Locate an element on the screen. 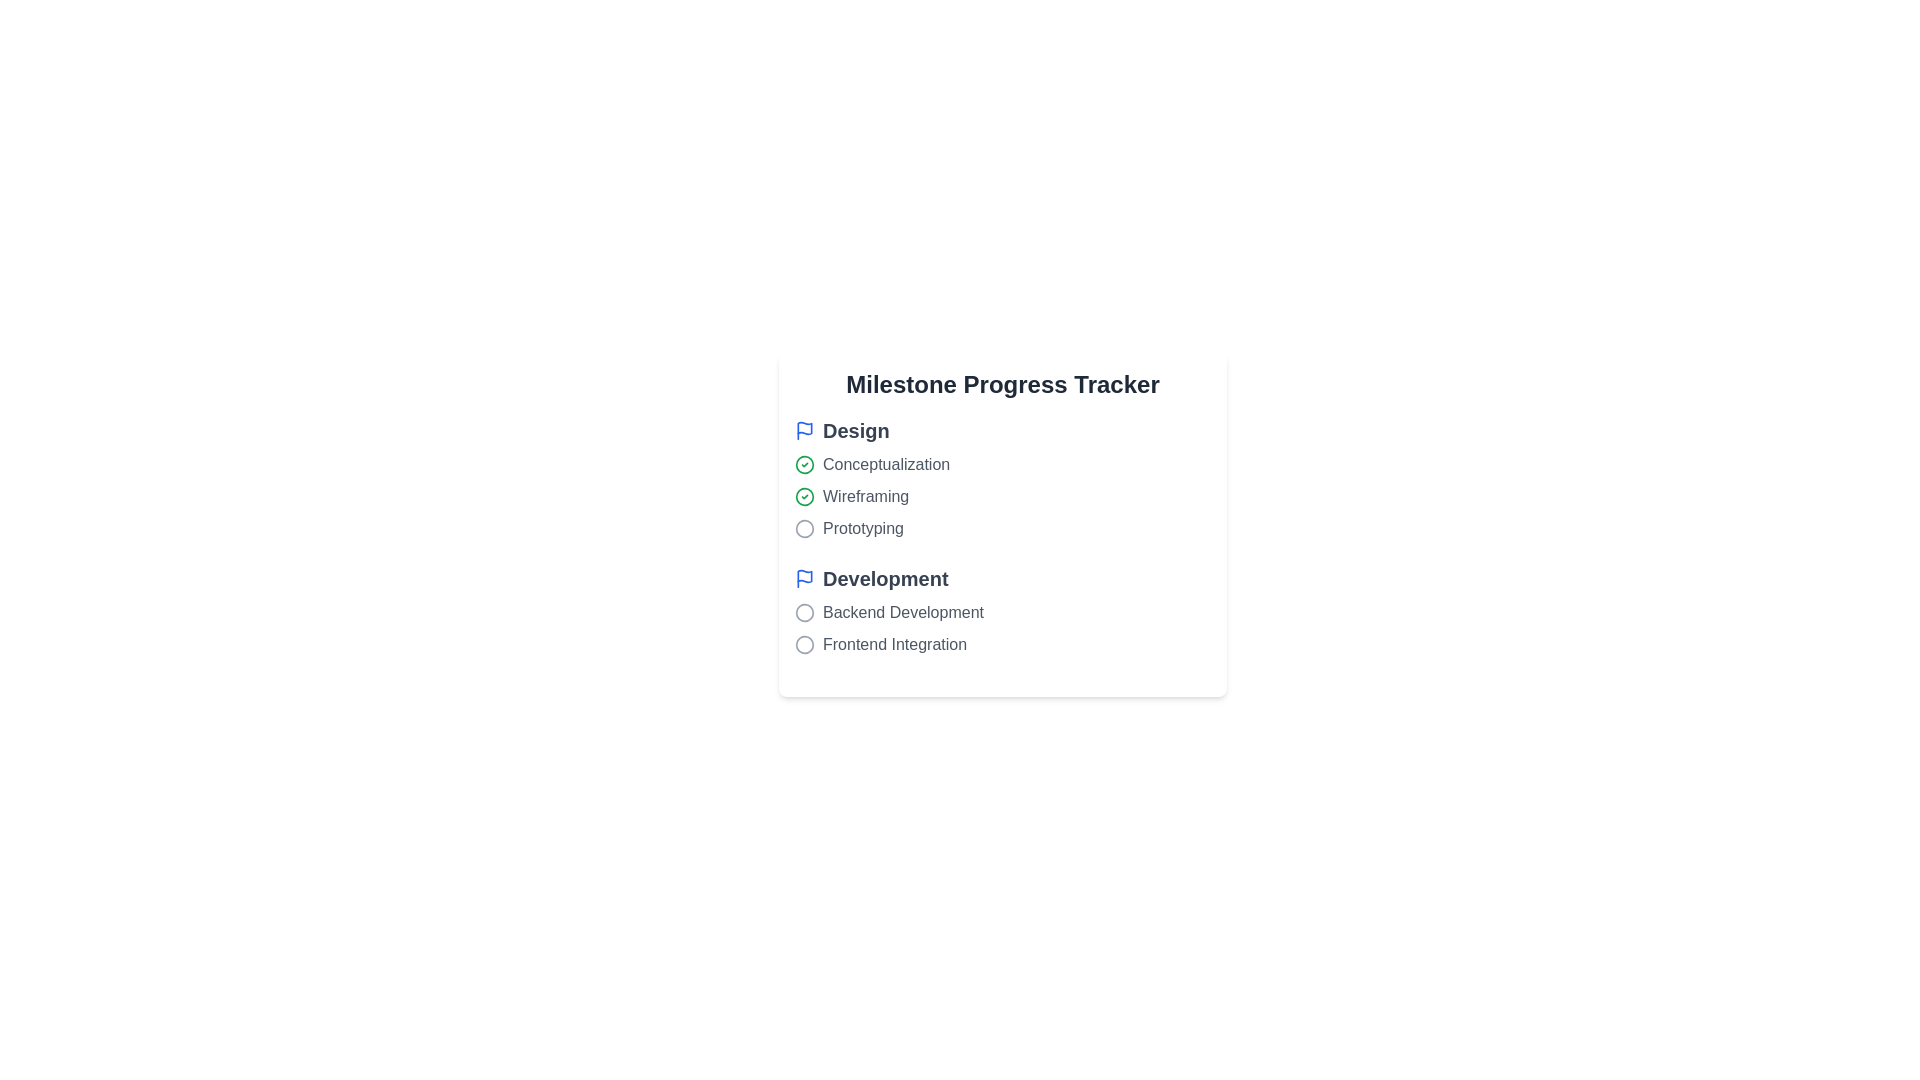 This screenshot has height=1080, width=1920. the status indicated by the Circle icon for milestone status next to the 'Frontend Integration' marker in the 'Development' section of the milestone tracker is located at coordinates (805, 644).